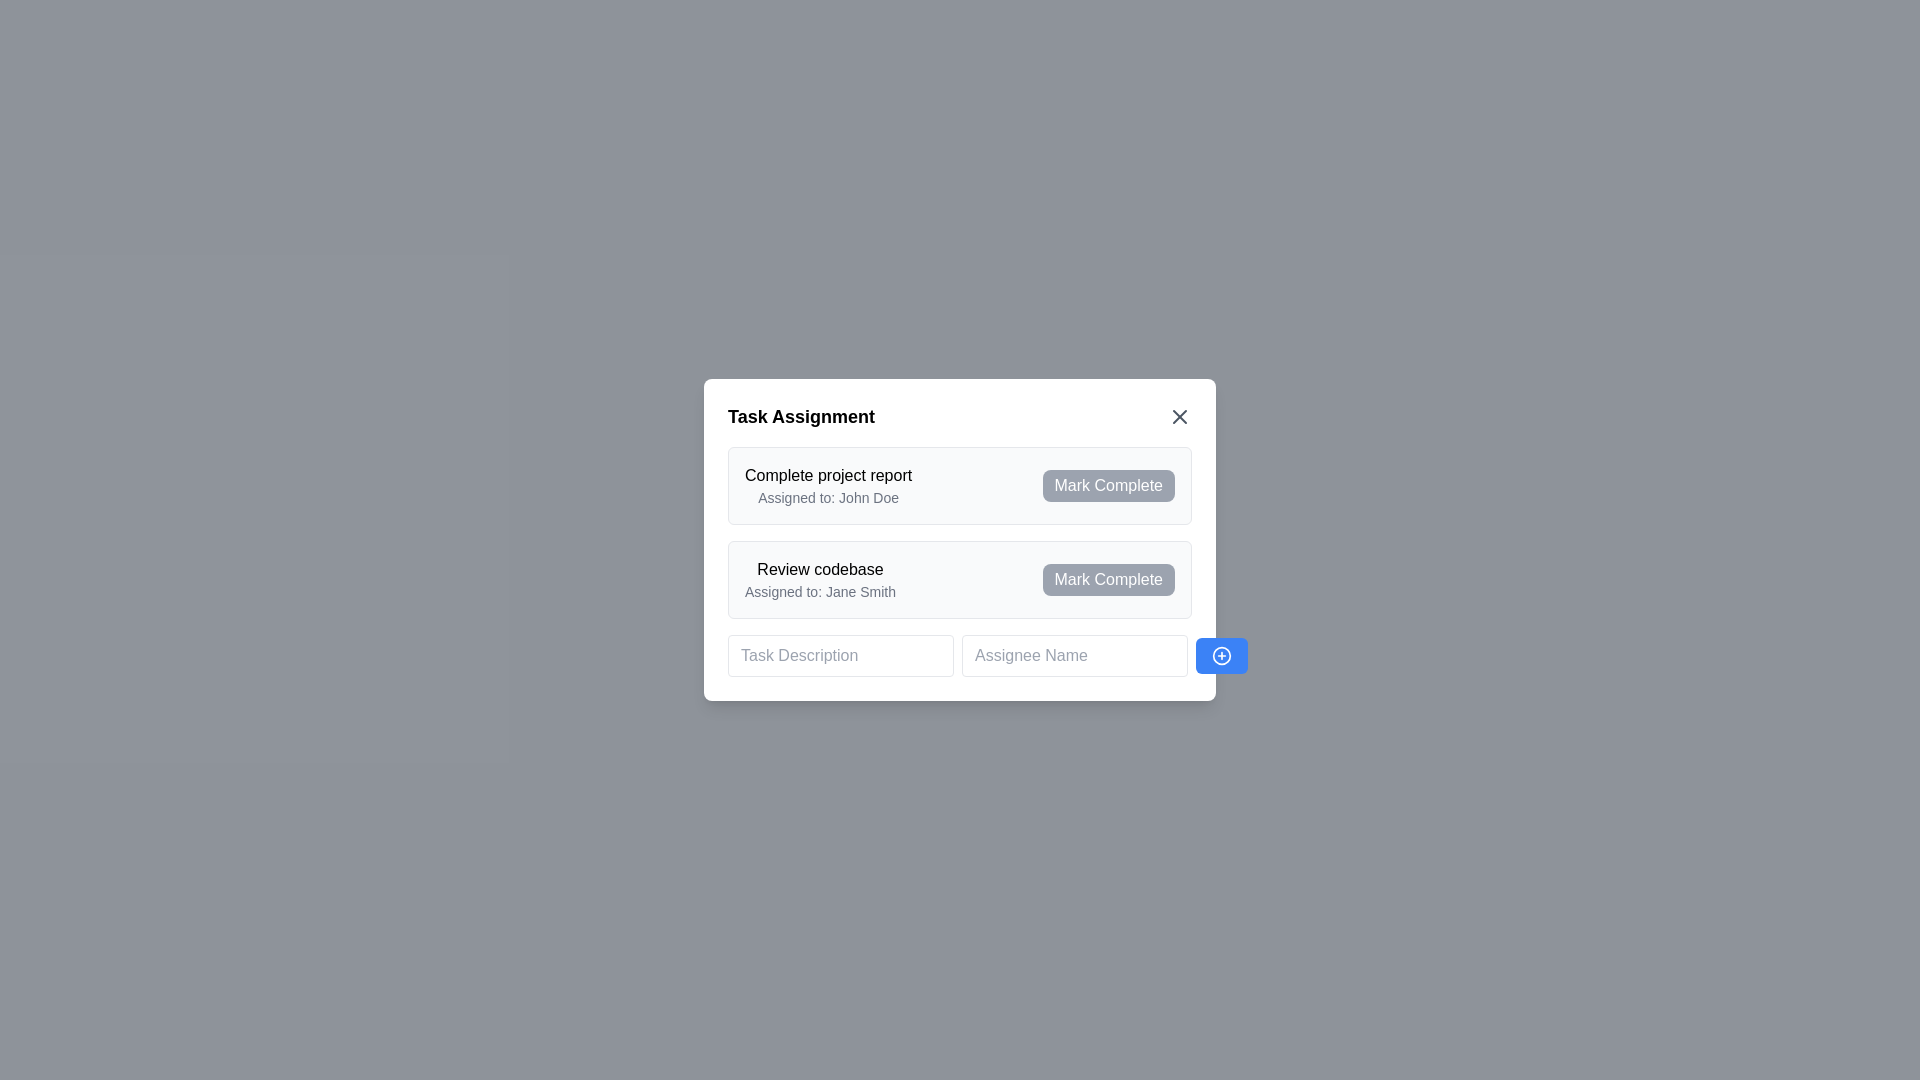 The width and height of the screenshot is (1920, 1080). What do you see at coordinates (828, 475) in the screenshot?
I see `the Text label that presents the title or description of a specific task assigned to a user, located centrally in the top half of the dialog` at bounding box center [828, 475].